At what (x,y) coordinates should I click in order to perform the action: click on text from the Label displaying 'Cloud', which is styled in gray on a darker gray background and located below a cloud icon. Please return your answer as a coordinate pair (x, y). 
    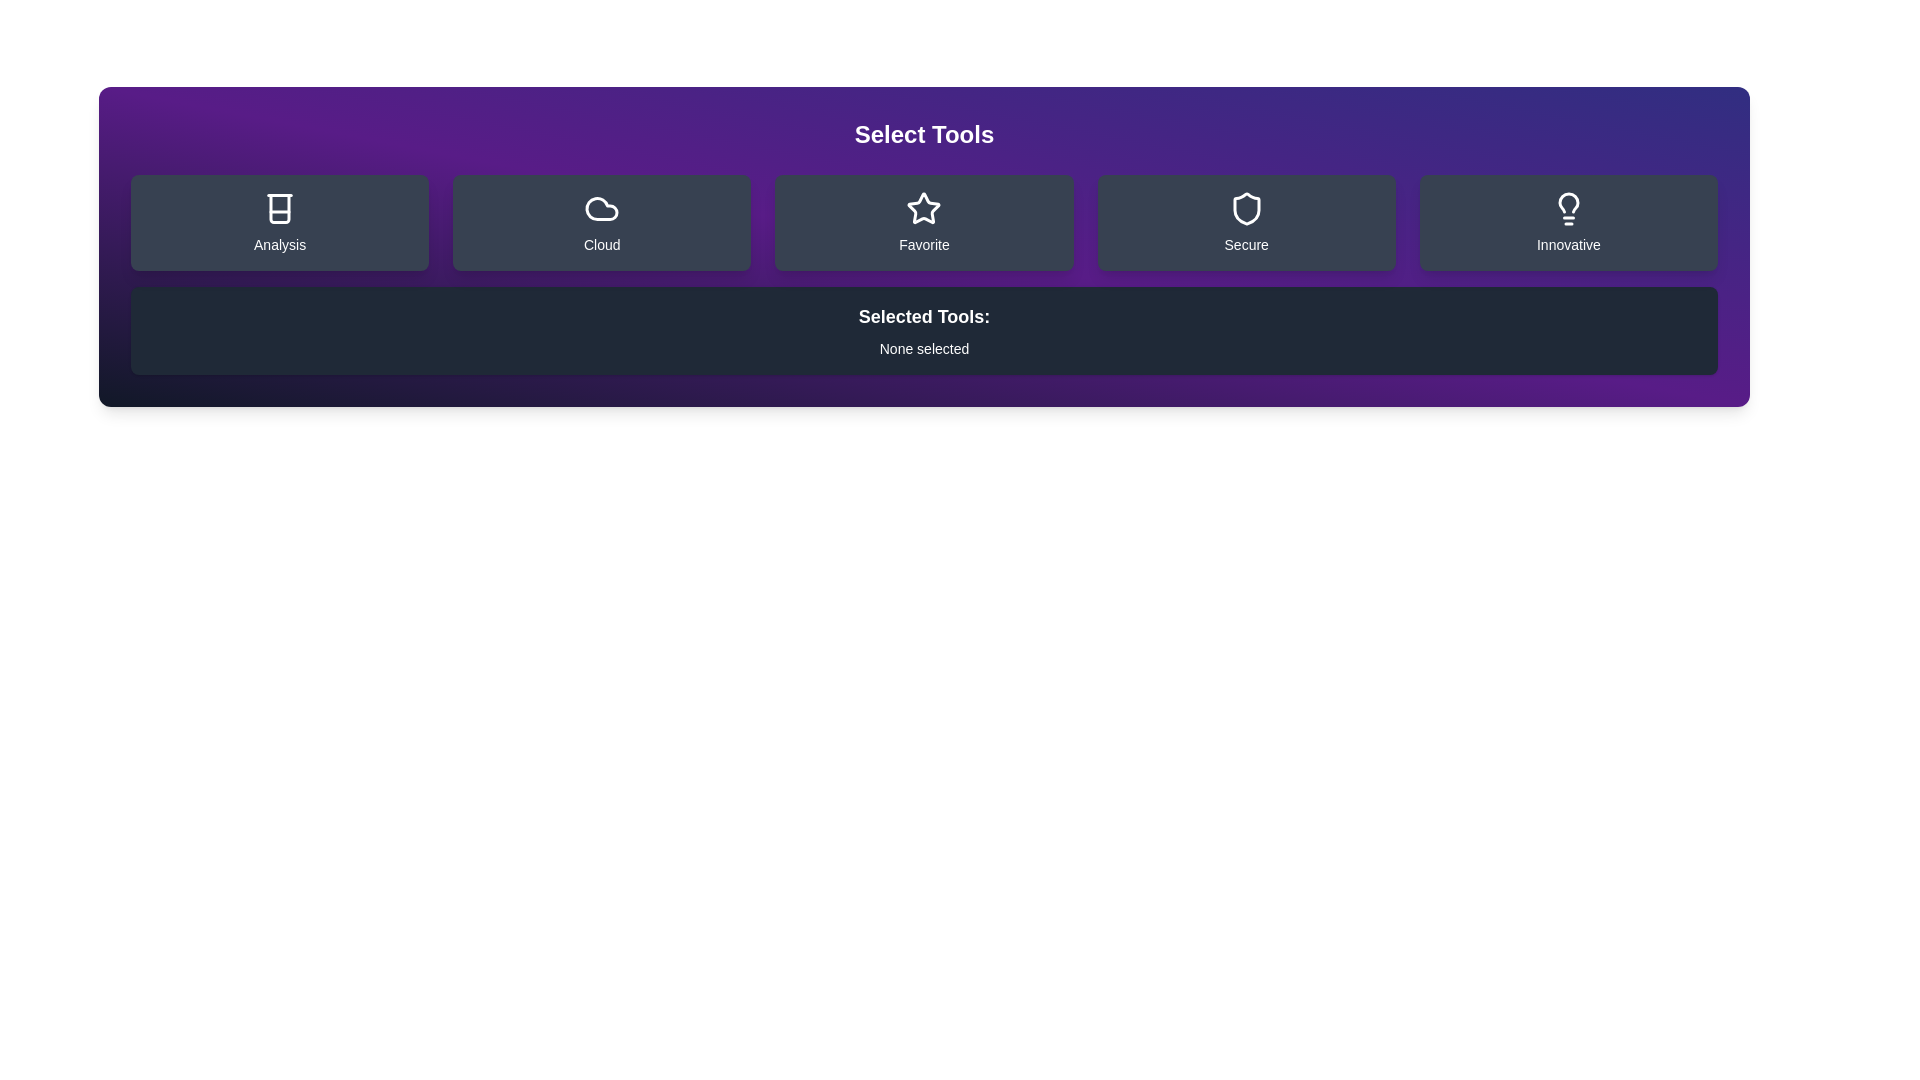
    Looking at the image, I should click on (601, 244).